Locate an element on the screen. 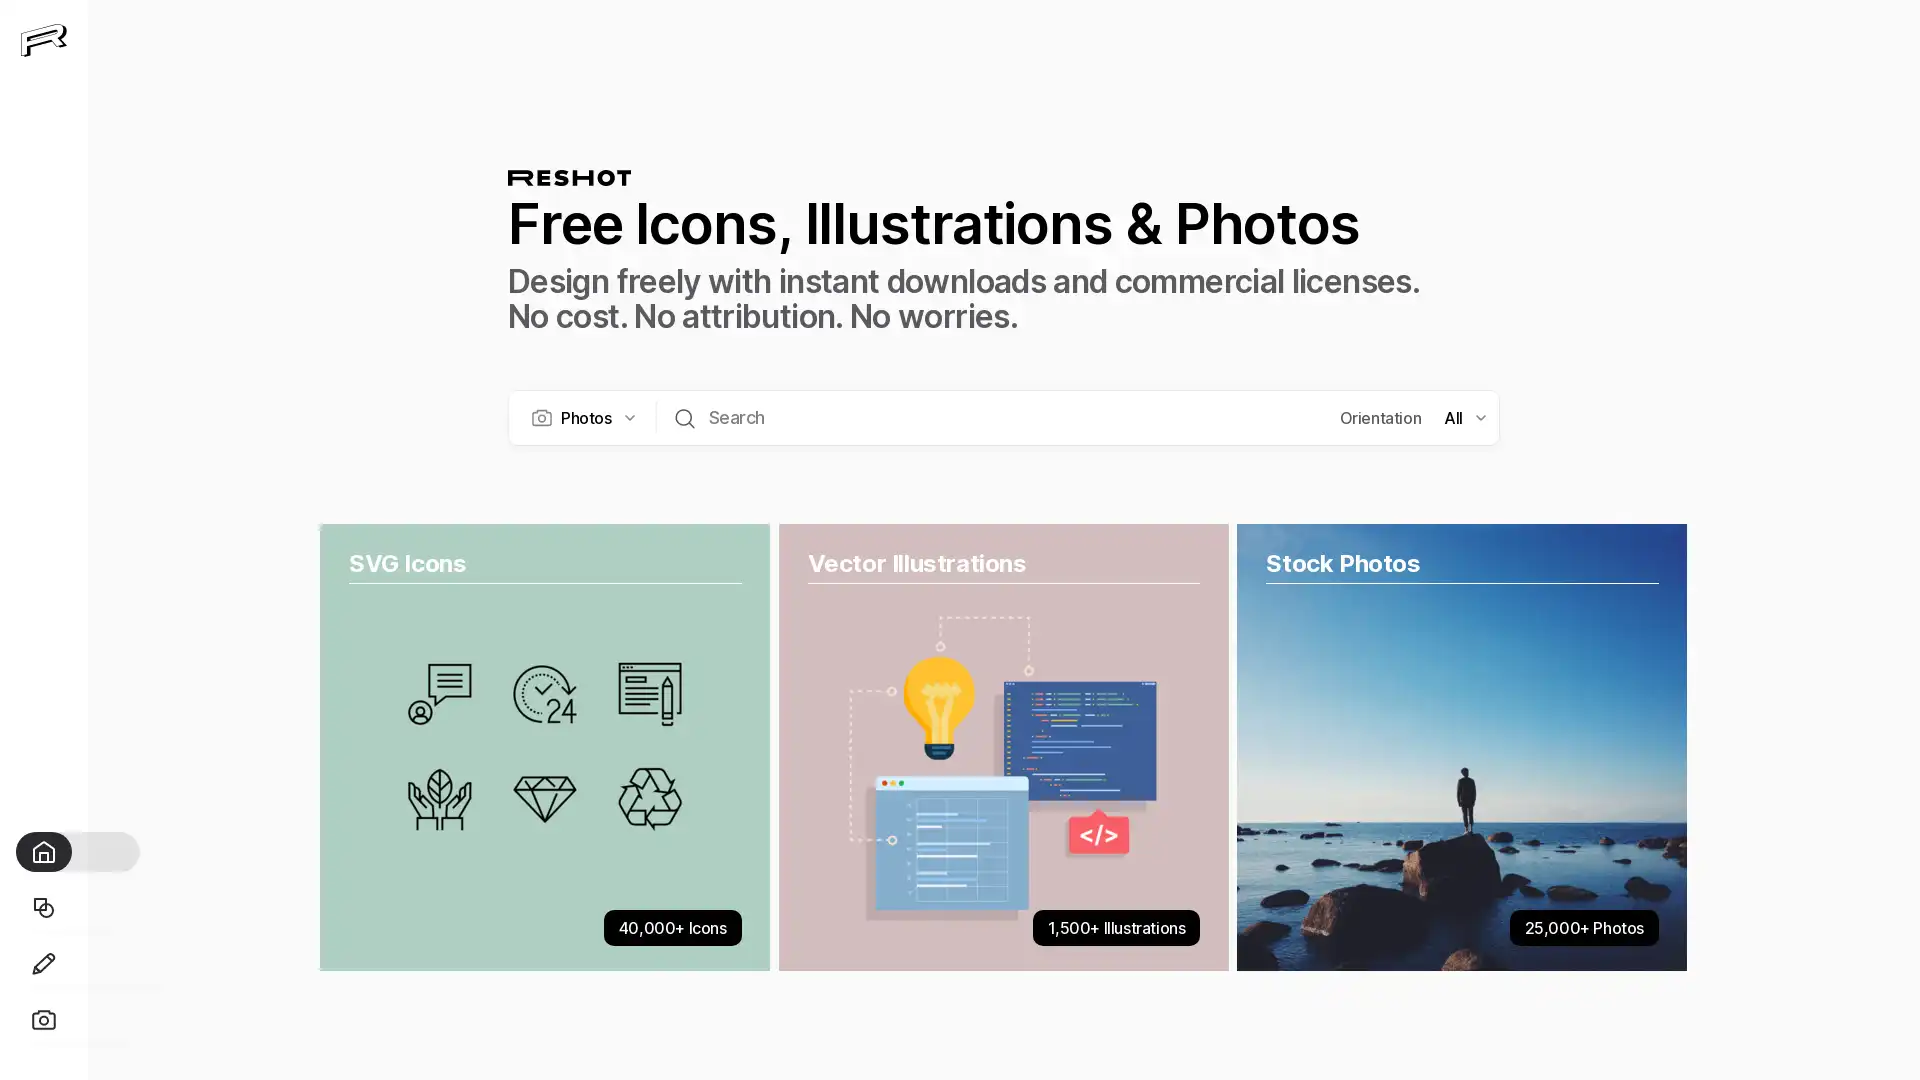 This screenshot has width=1920, height=1080. Search is located at coordinates (684, 415).